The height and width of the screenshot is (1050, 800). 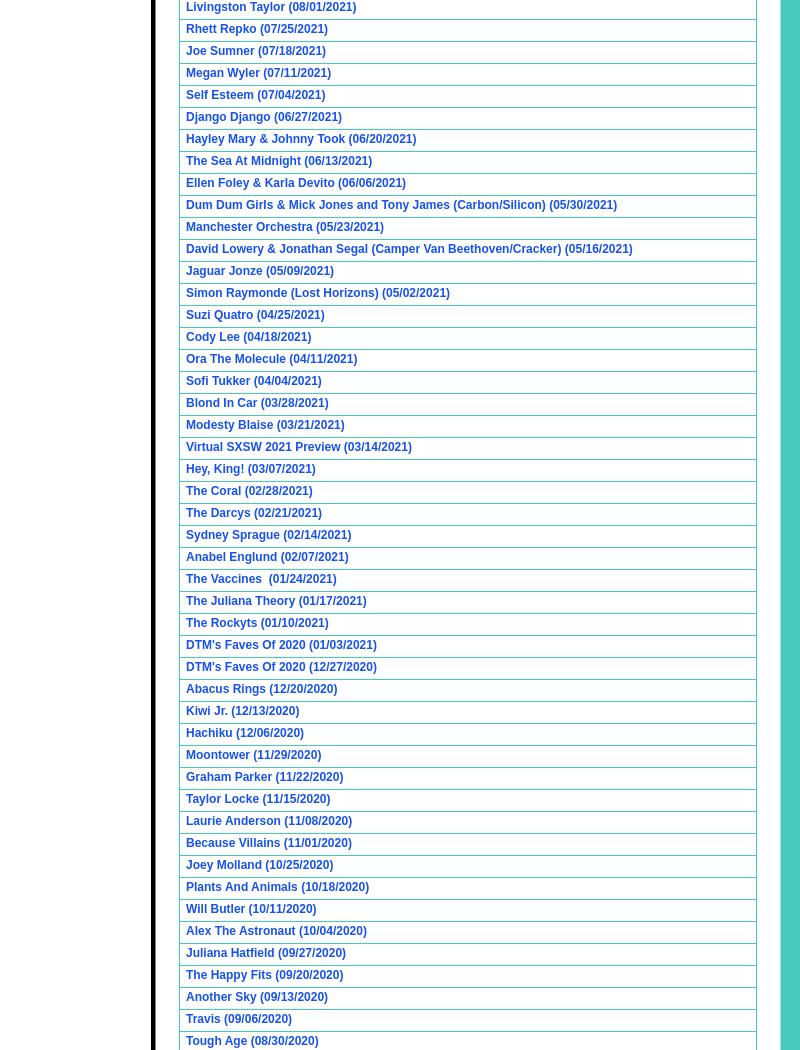 What do you see at coordinates (238, 1018) in the screenshot?
I see `'Travis (09/06/2020)'` at bounding box center [238, 1018].